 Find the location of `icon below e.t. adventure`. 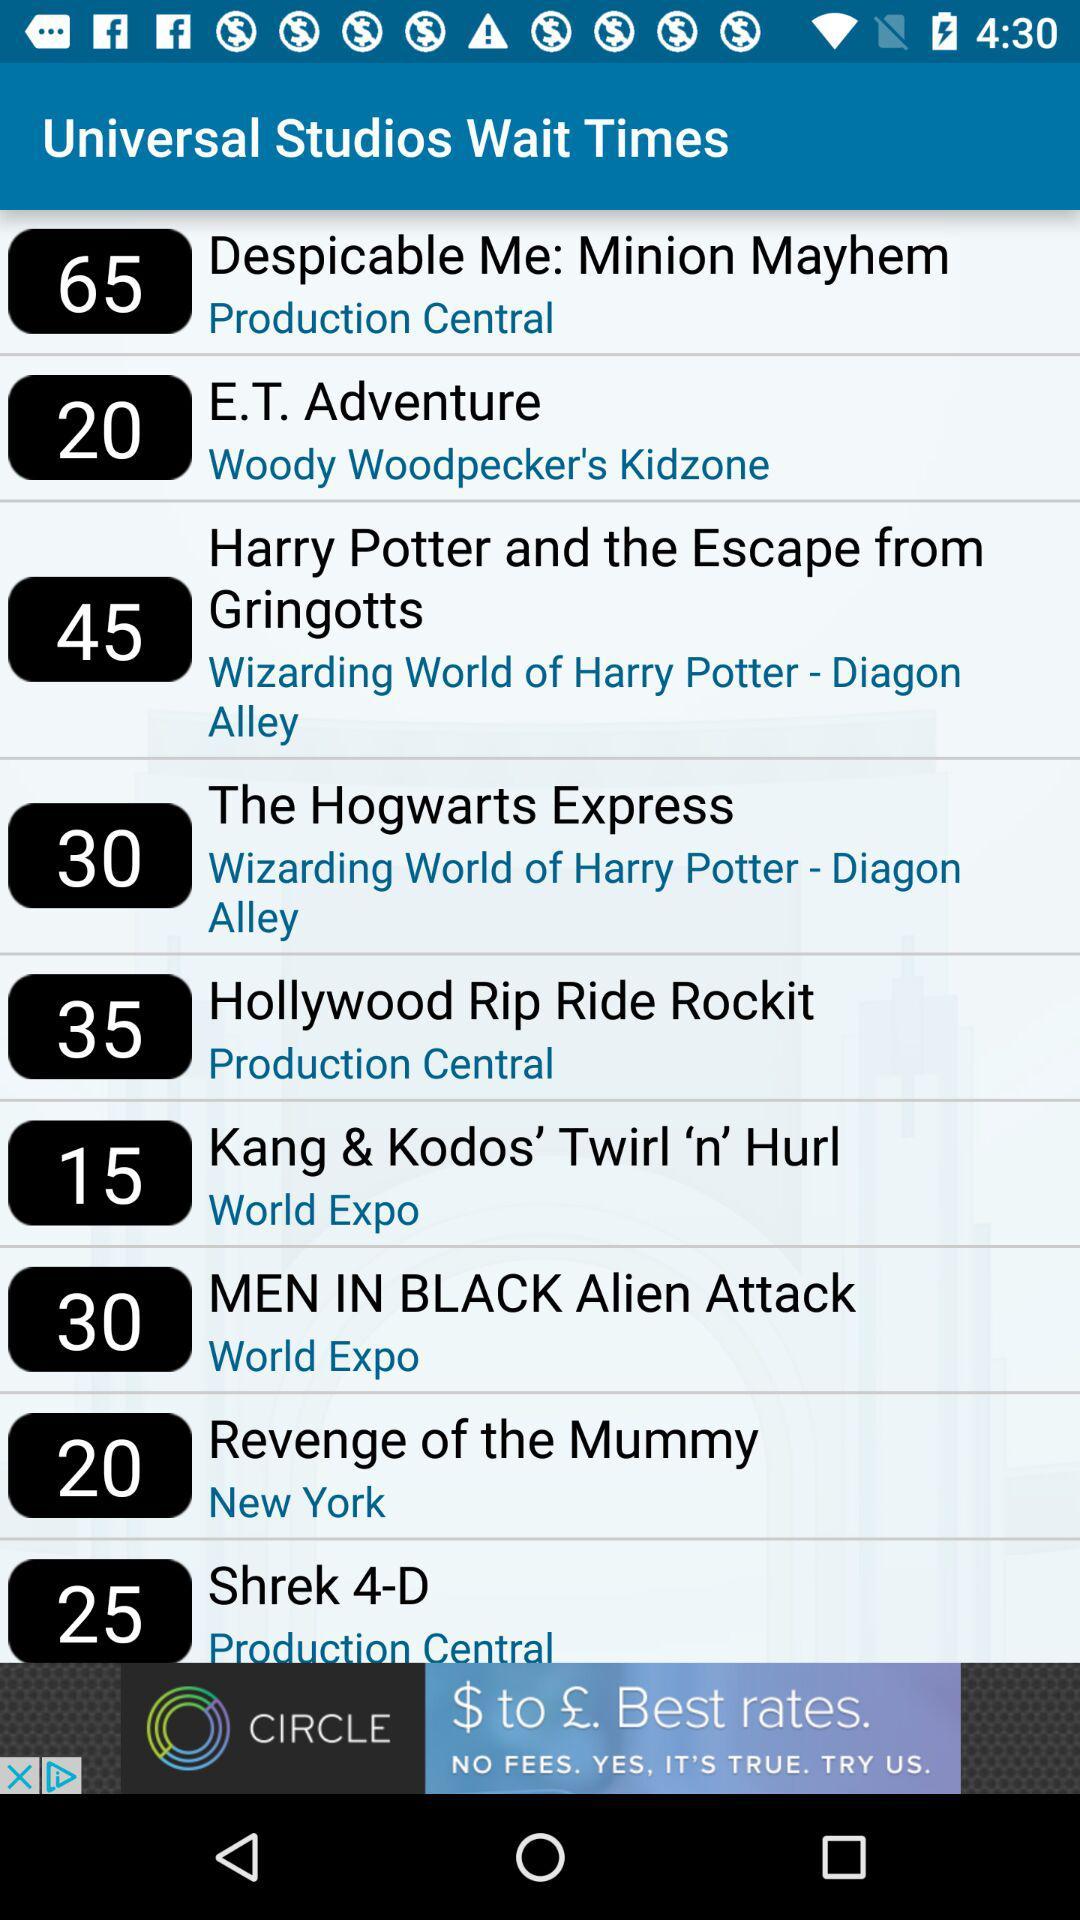

icon below e.t. adventure is located at coordinates (489, 461).